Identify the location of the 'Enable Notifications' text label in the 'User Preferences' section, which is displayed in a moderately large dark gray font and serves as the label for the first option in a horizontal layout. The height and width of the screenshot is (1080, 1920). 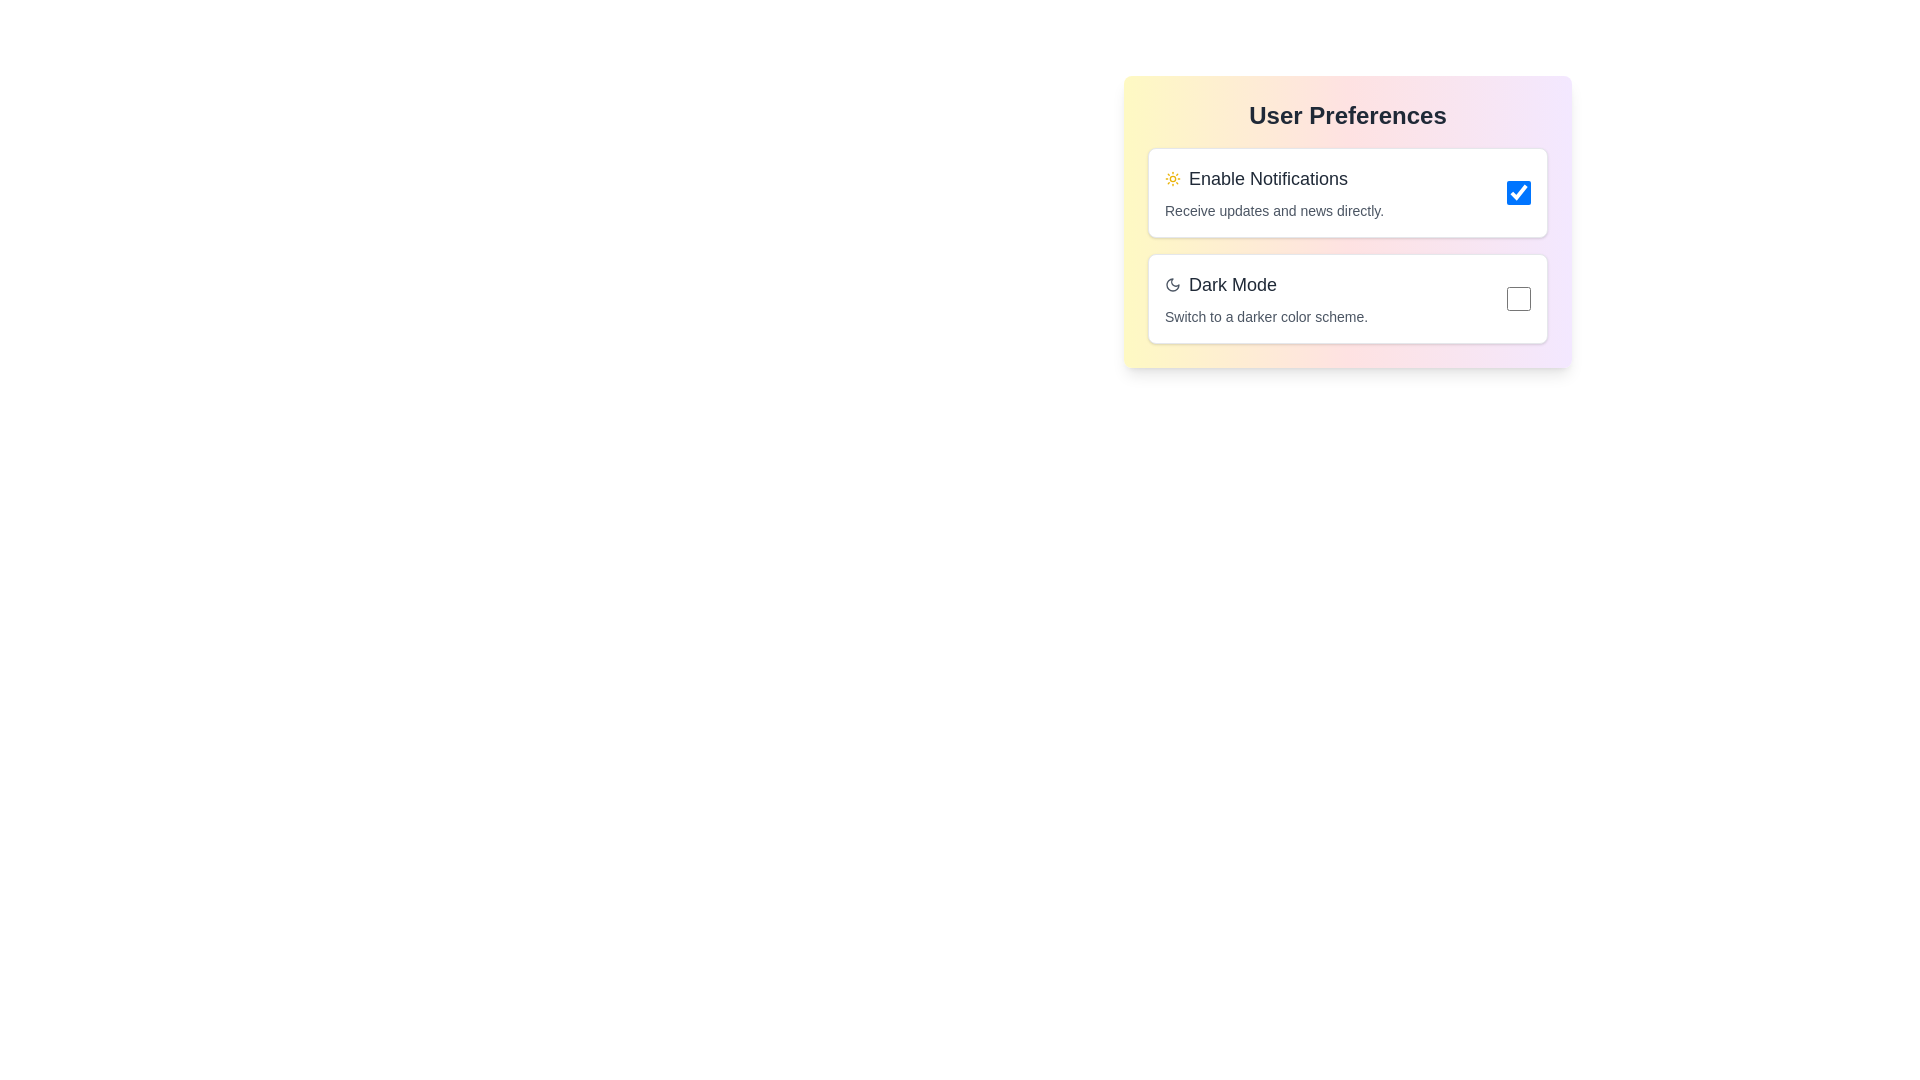
(1267, 177).